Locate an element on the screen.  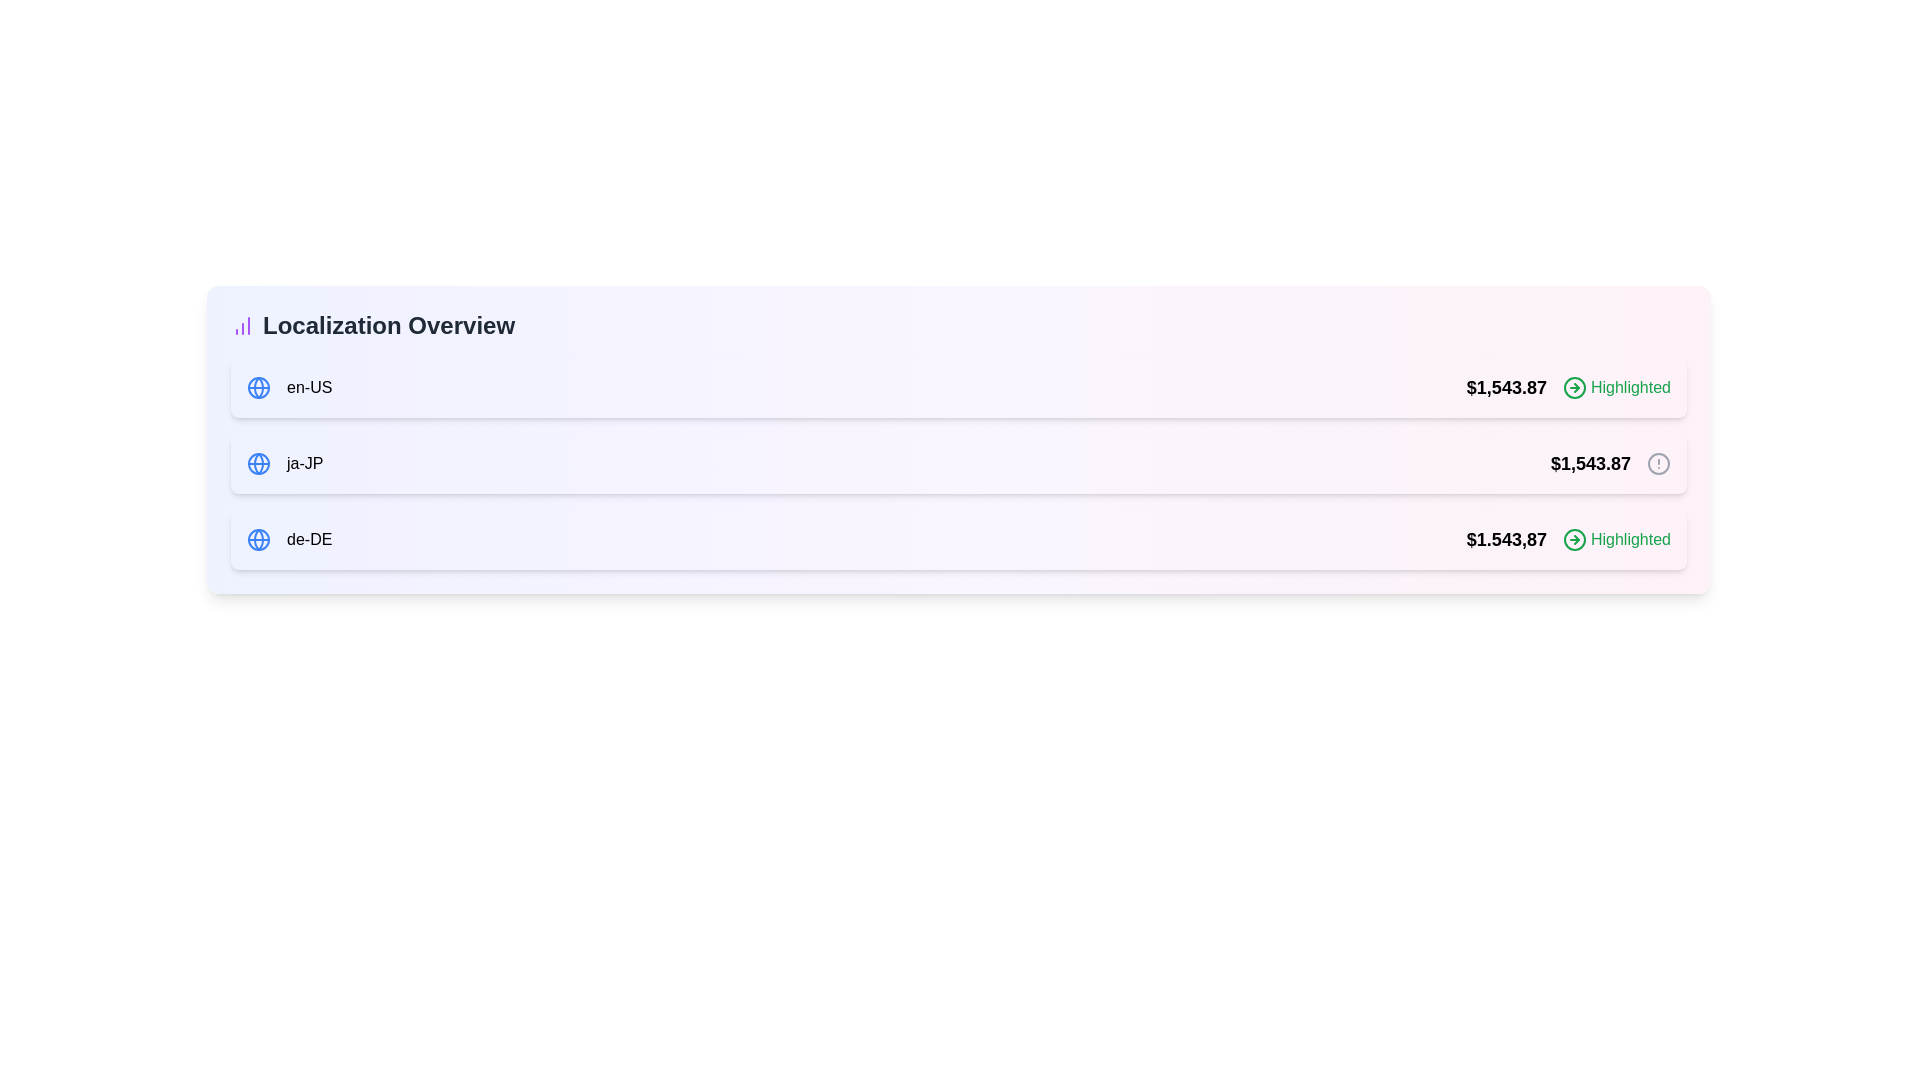
the circular alert icon with an exclamation point is located at coordinates (1659, 463).